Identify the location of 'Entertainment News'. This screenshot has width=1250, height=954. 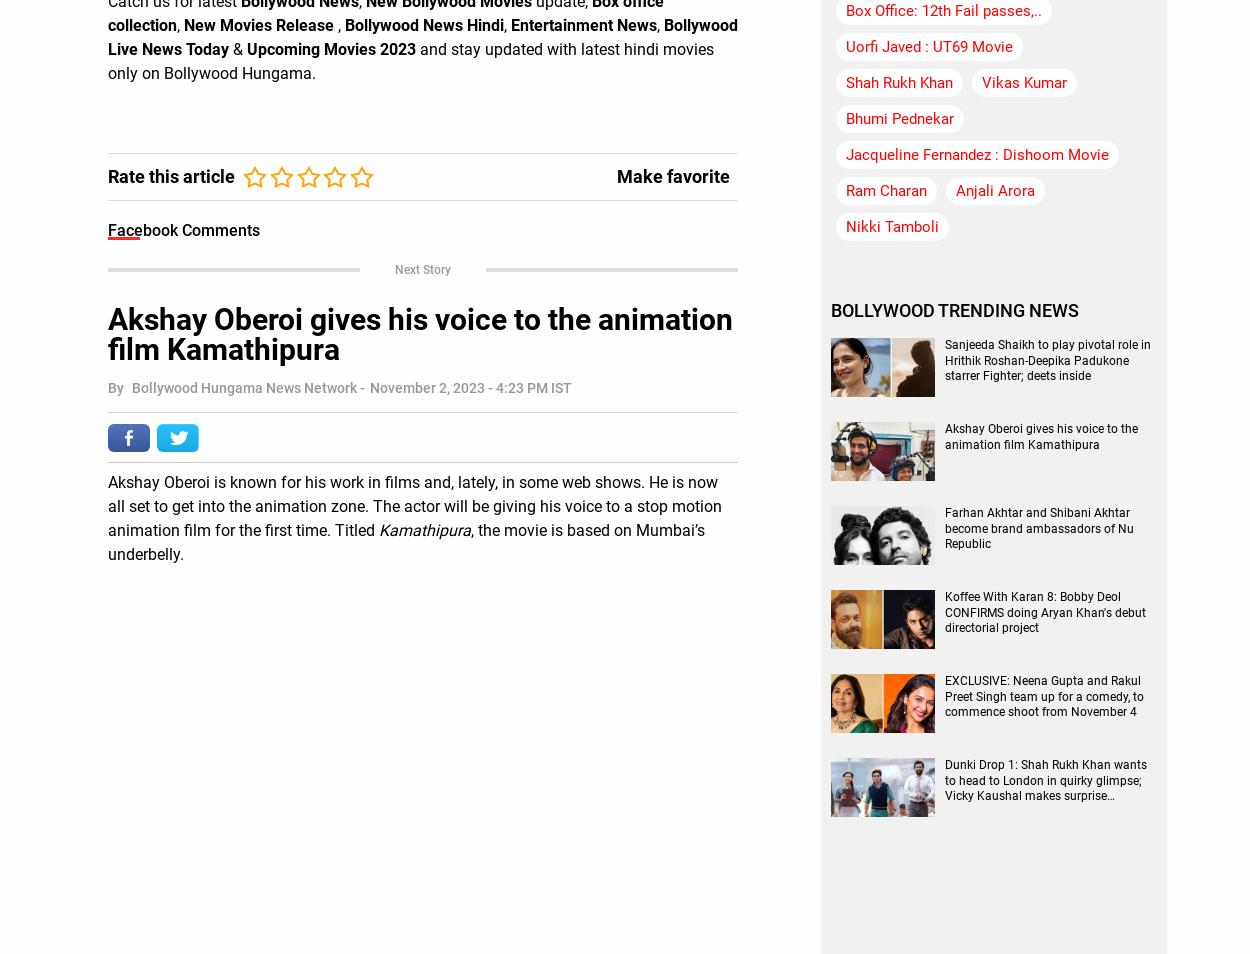
(583, 23).